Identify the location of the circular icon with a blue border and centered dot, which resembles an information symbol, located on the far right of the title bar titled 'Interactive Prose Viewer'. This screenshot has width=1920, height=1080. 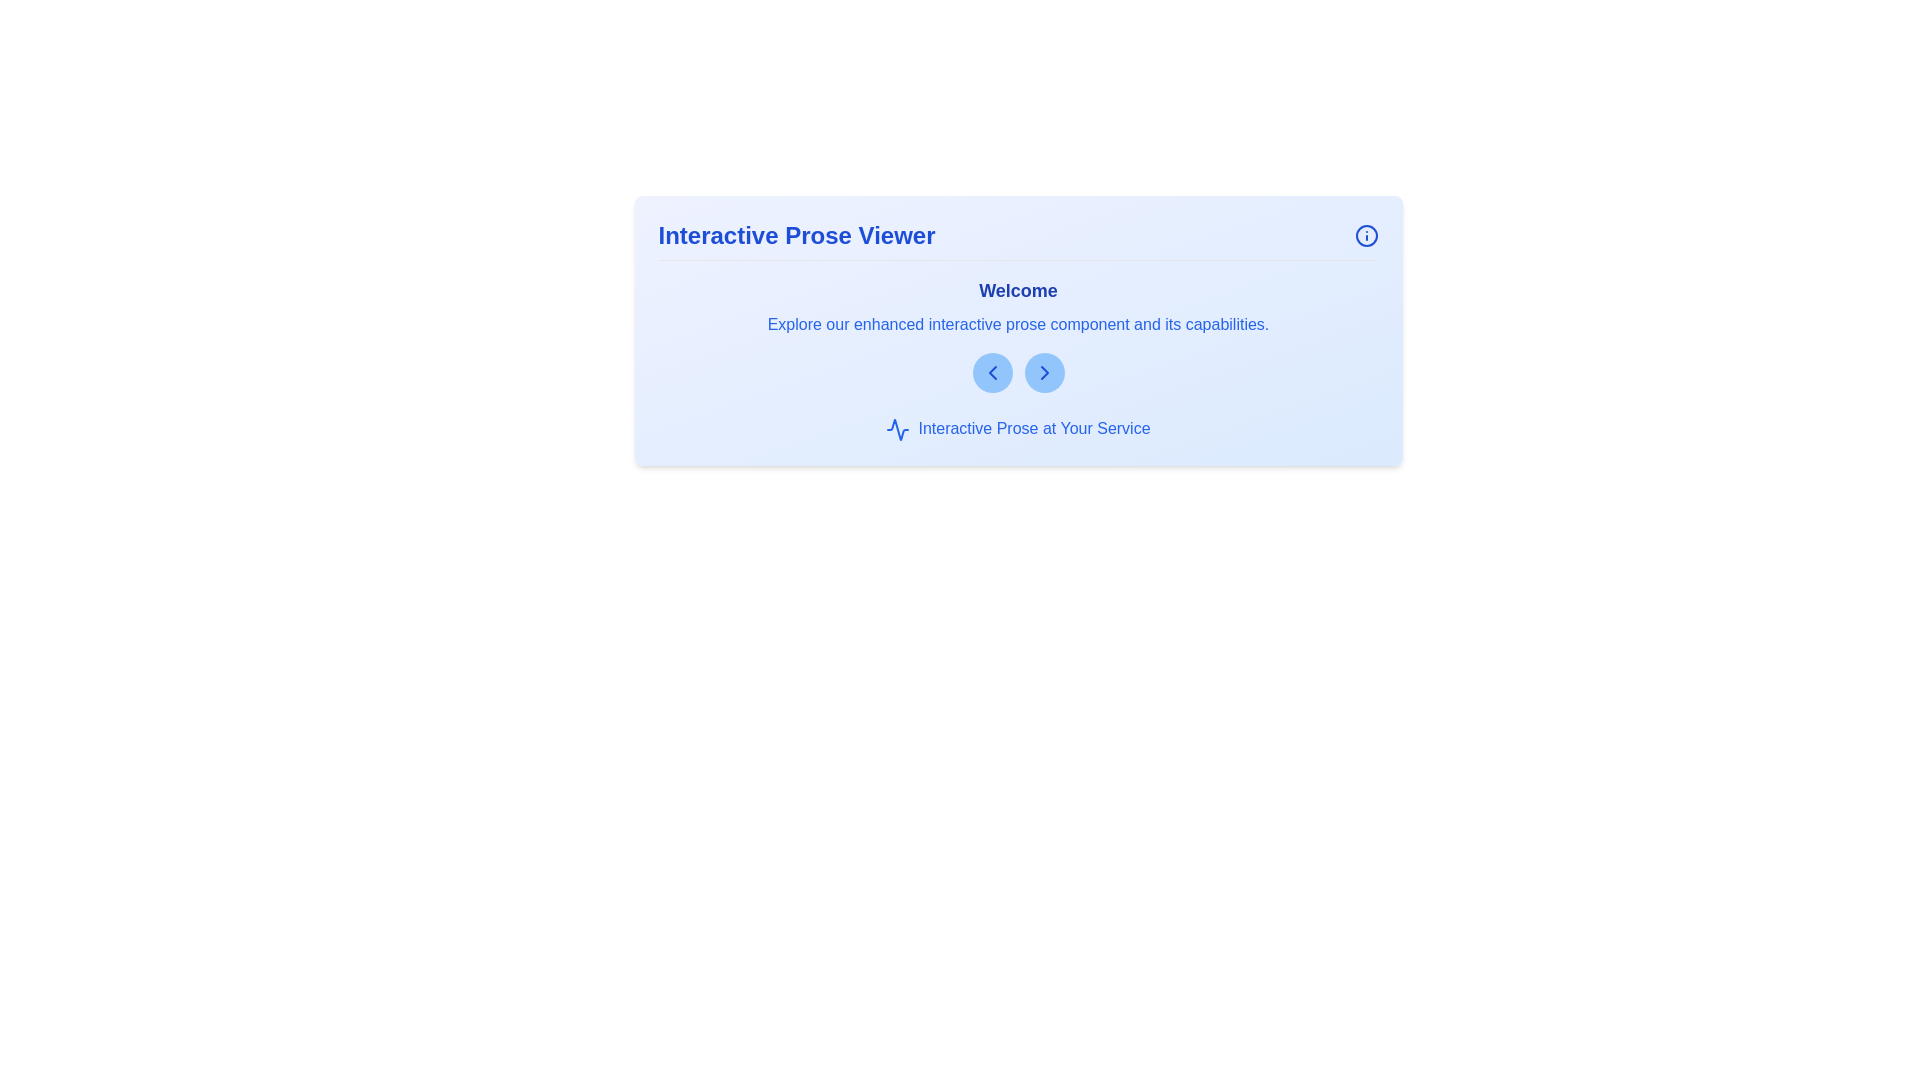
(1365, 234).